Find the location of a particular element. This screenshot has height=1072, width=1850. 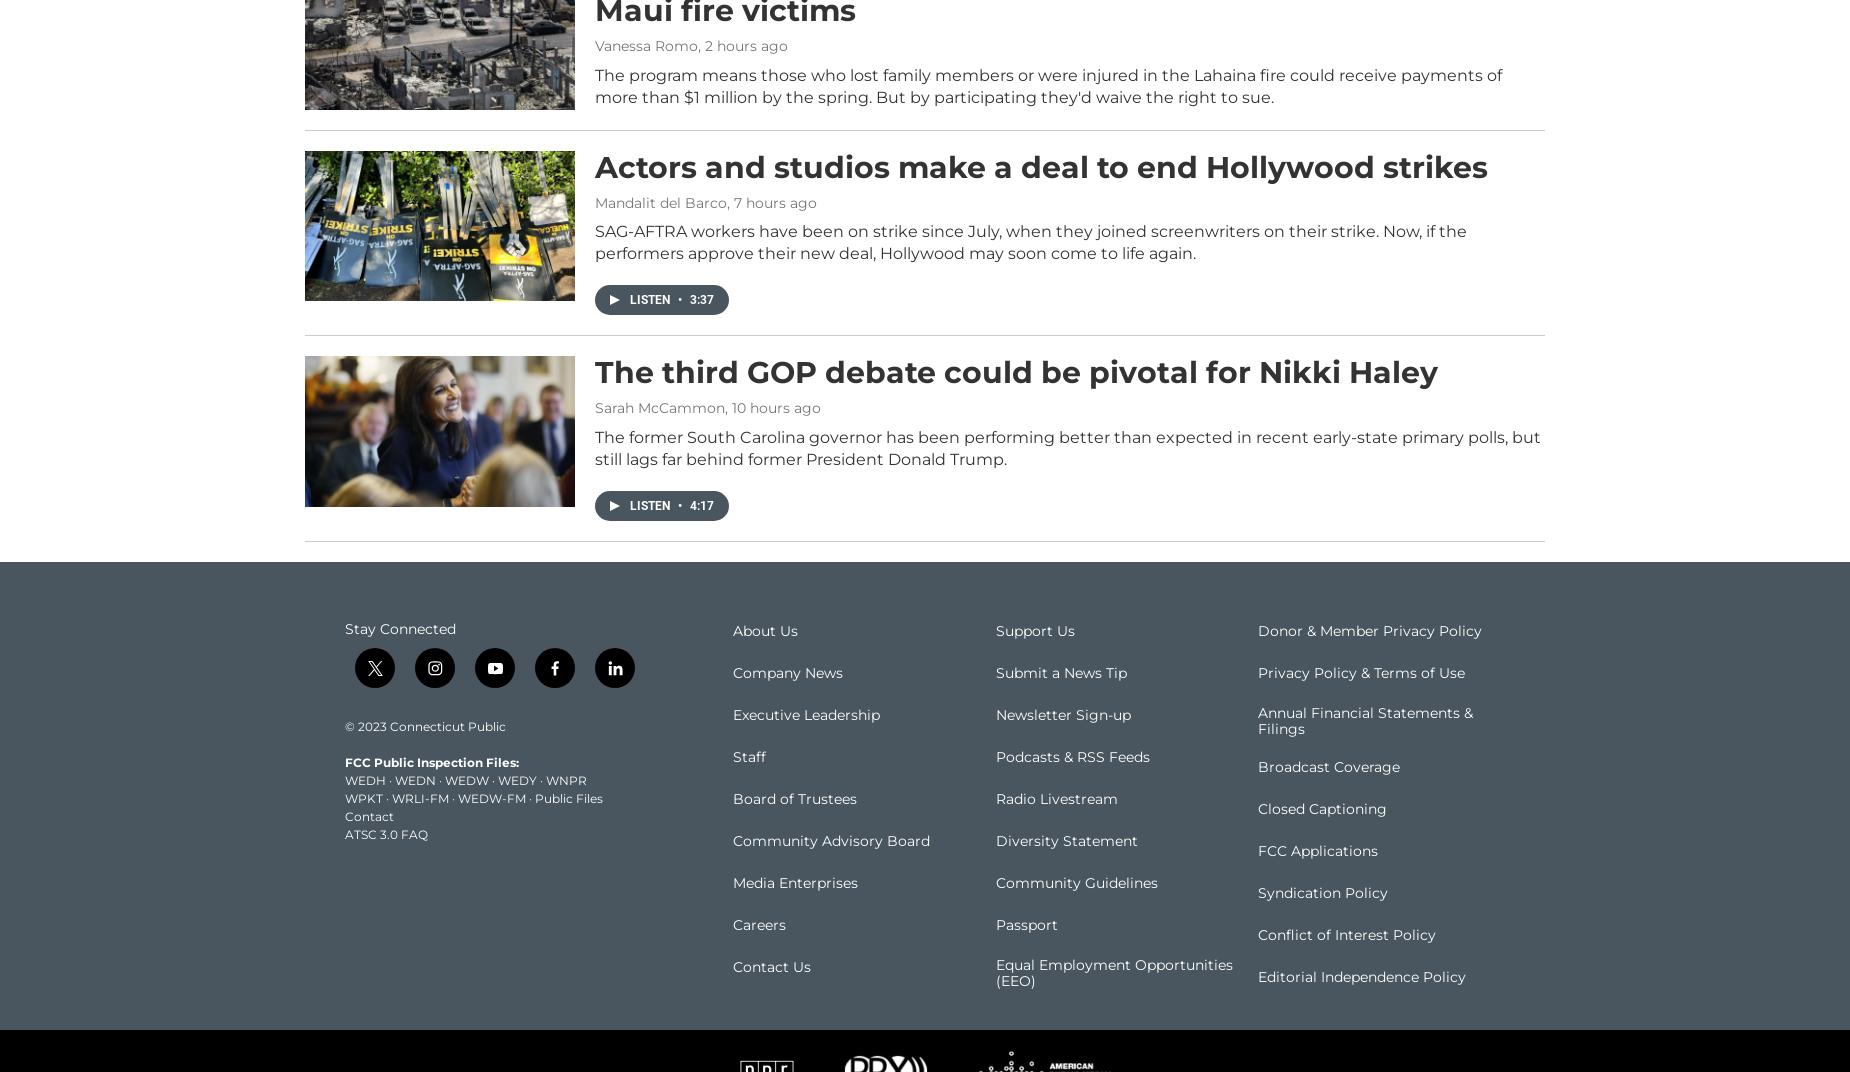

'Equal Employment Opportunities (EEO)' is located at coordinates (993, 1000).